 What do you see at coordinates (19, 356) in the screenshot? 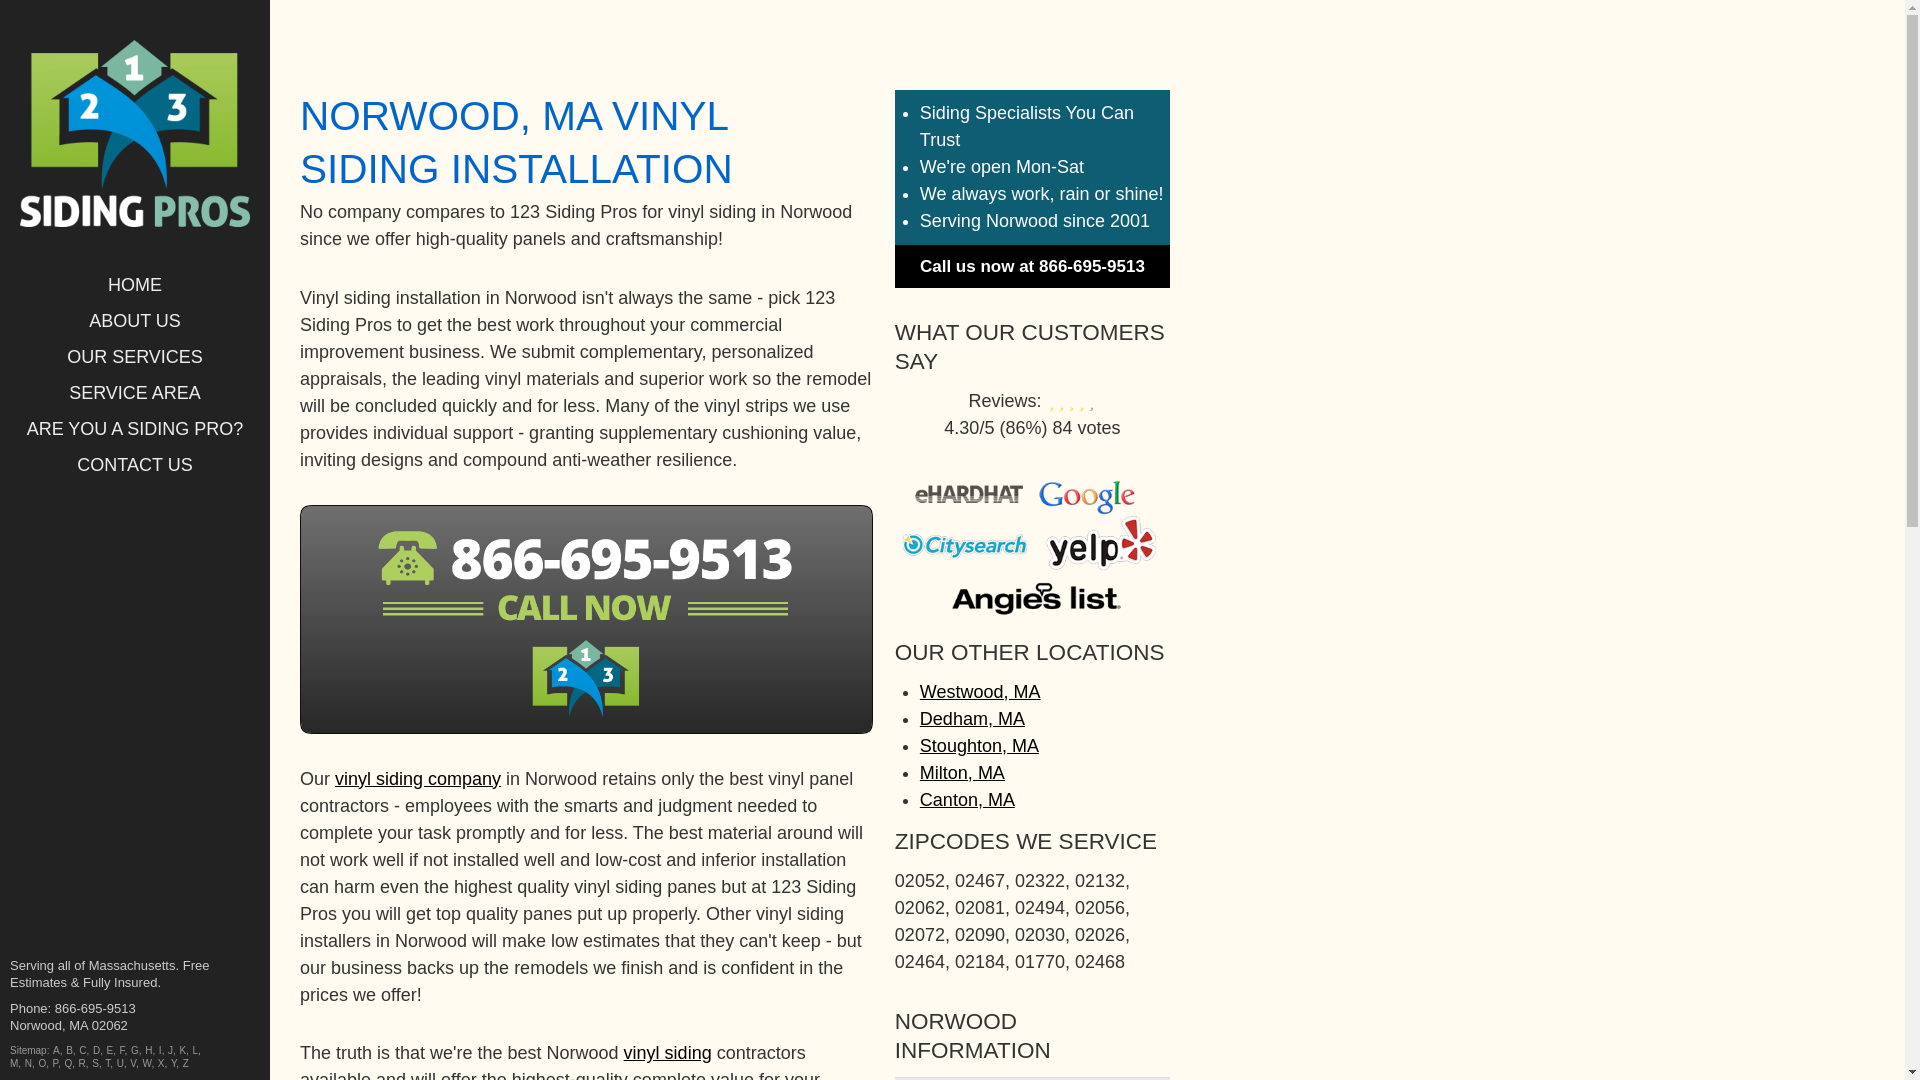
I see `'OUR SERVICES'` at bounding box center [19, 356].